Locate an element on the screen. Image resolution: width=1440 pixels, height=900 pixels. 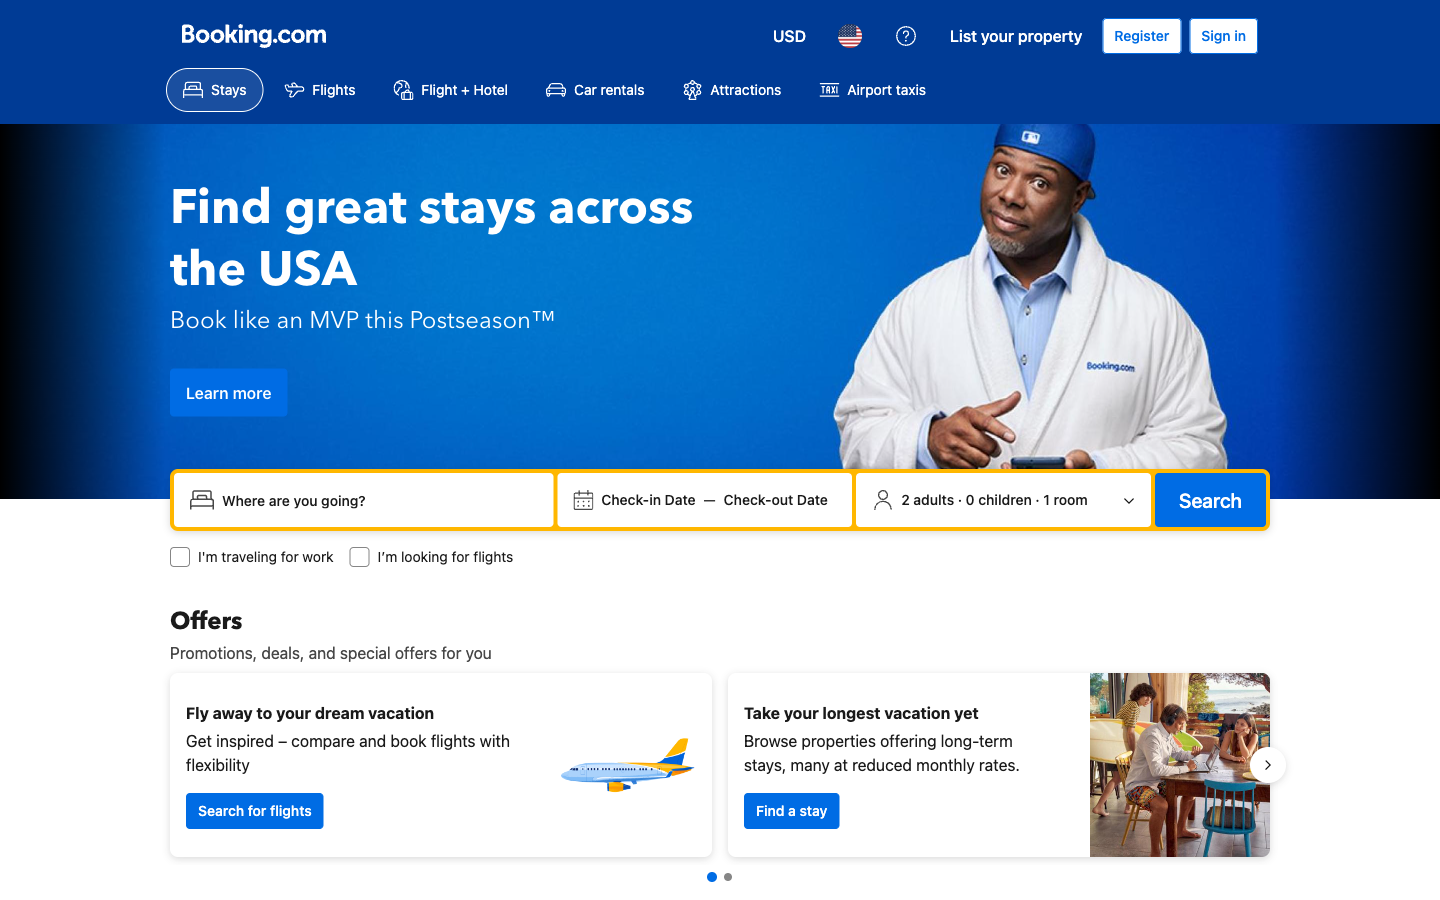
lodging options by clicking the Stays button is located at coordinates (214, 89).